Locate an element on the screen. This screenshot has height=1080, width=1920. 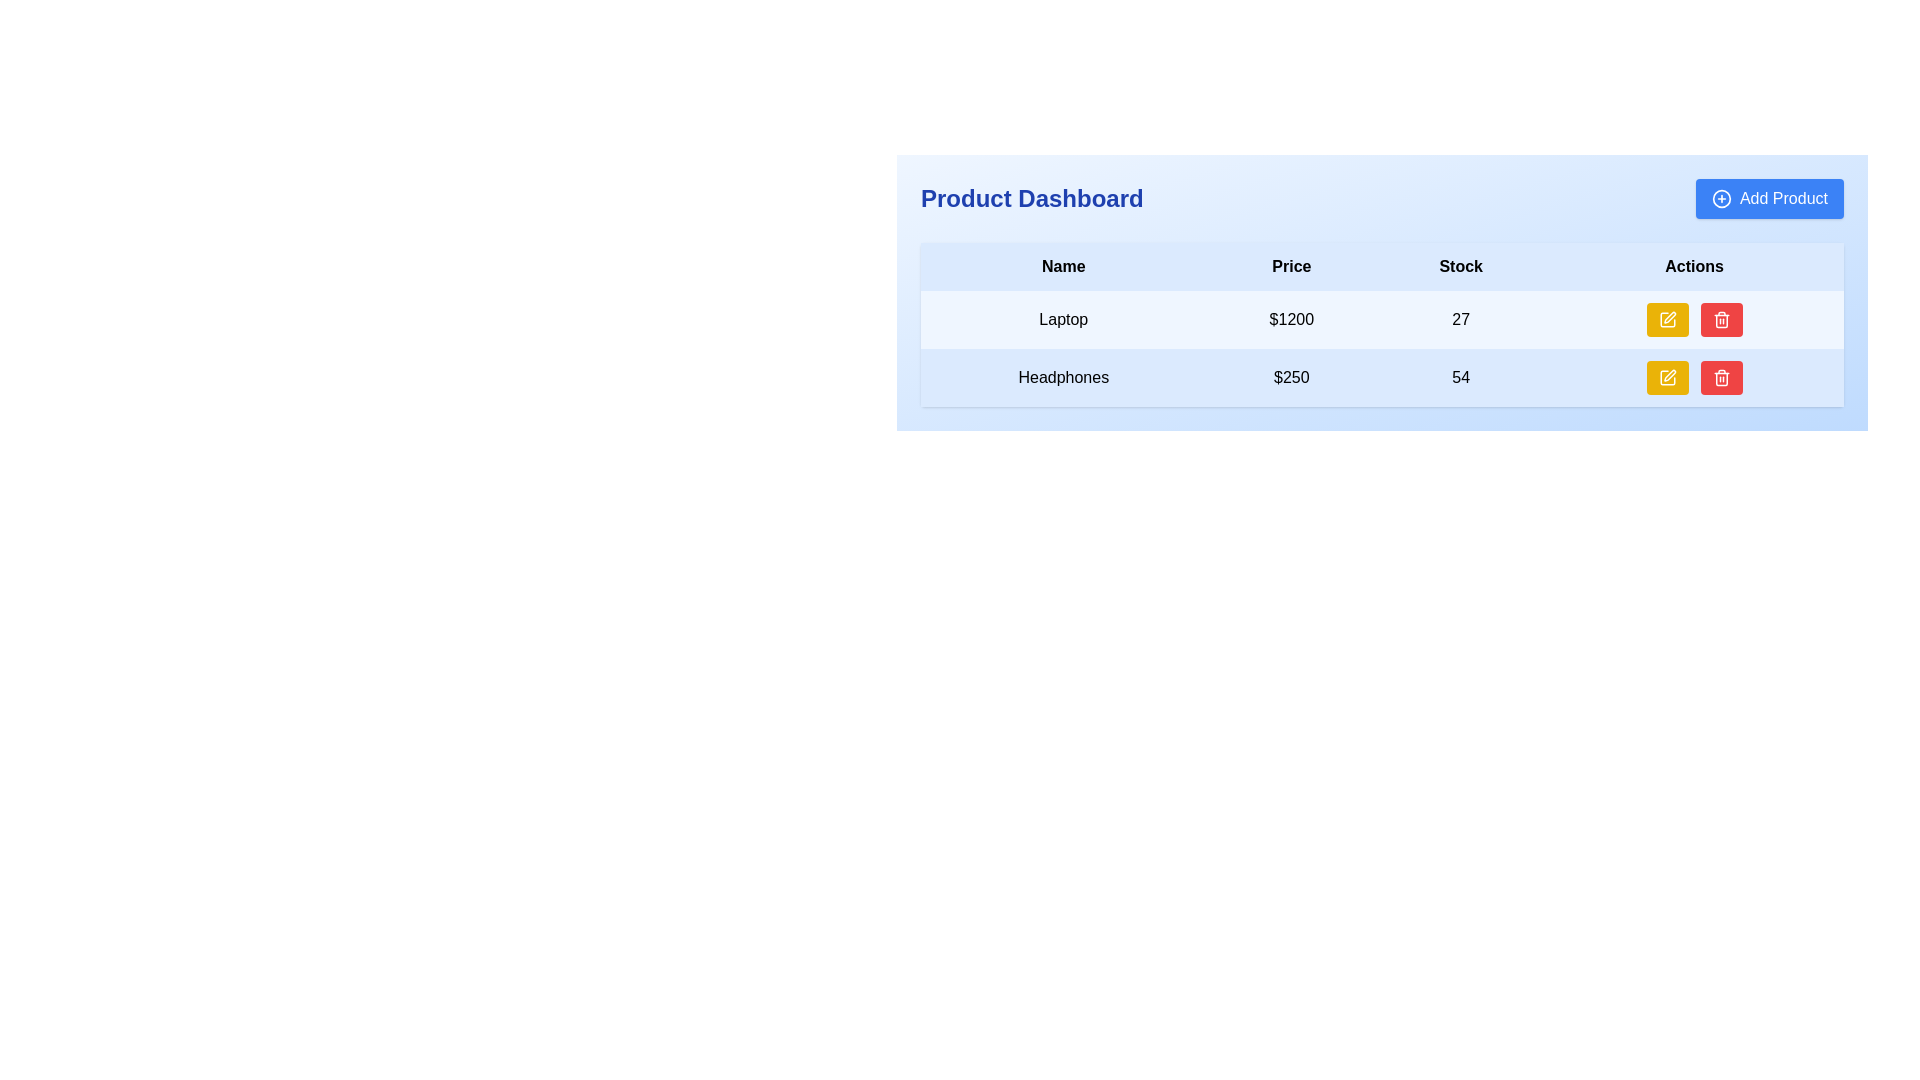
the yellow button in the Actions column is located at coordinates (1693, 378).